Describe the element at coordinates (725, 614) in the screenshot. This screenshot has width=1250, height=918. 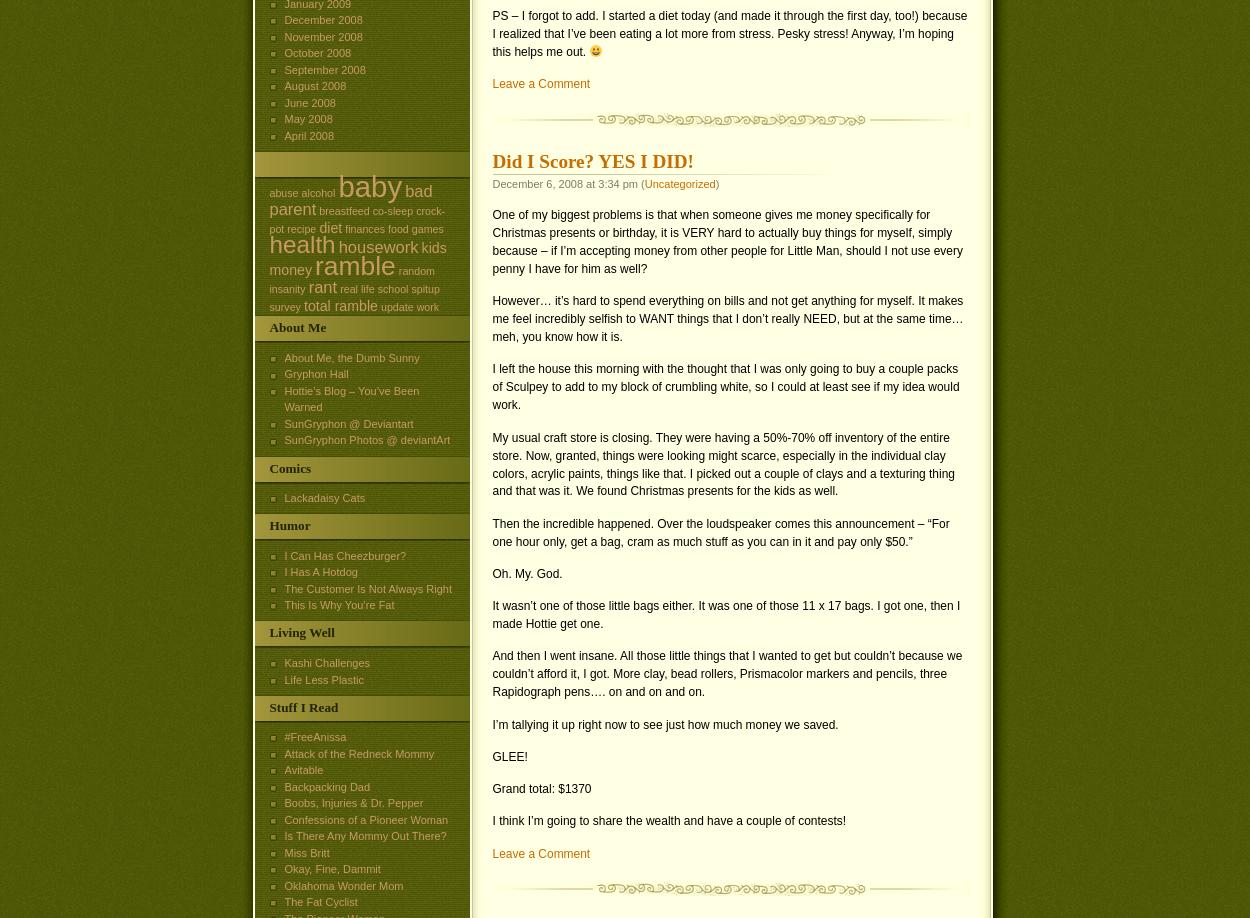
I see `'It wasn’t one of those little bags either. It was one of those 11 x 17 bags. I got one, then I made Hottie get one.'` at that location.